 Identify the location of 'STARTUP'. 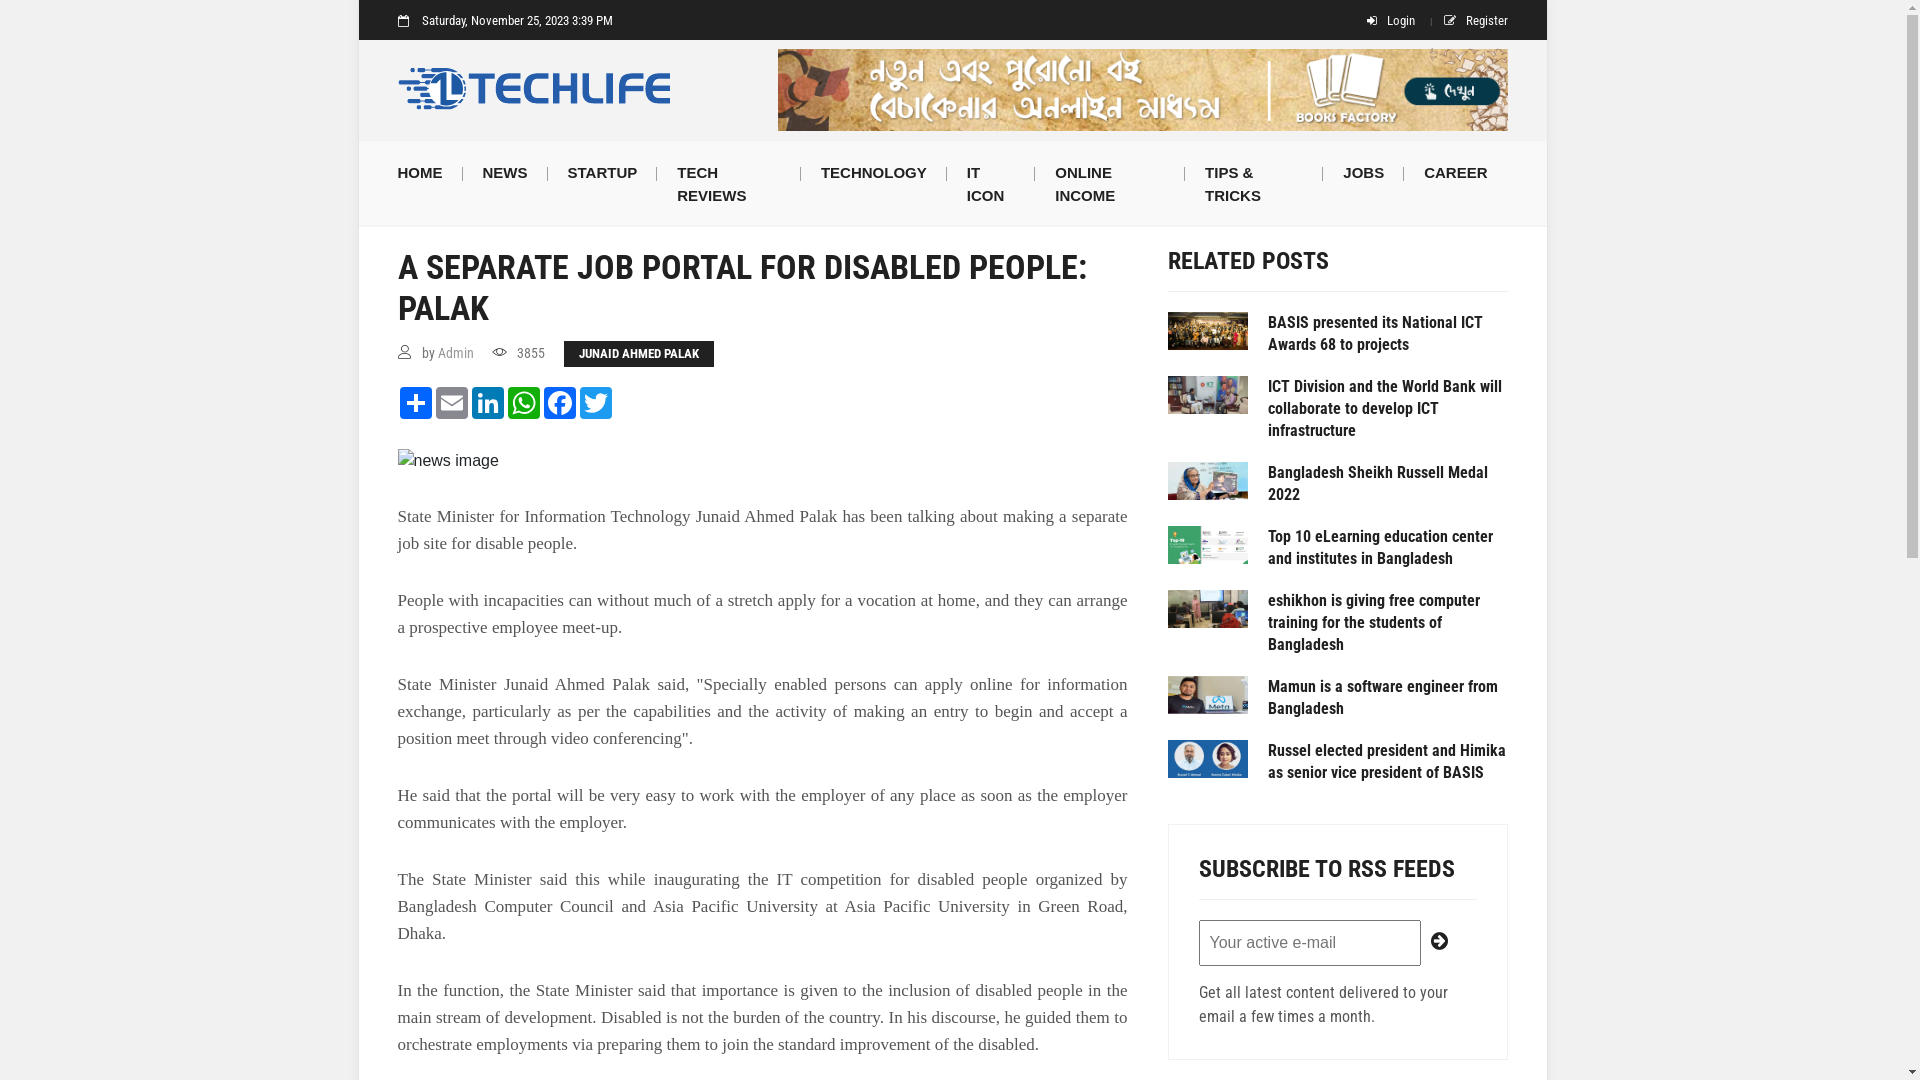
(602, 171).